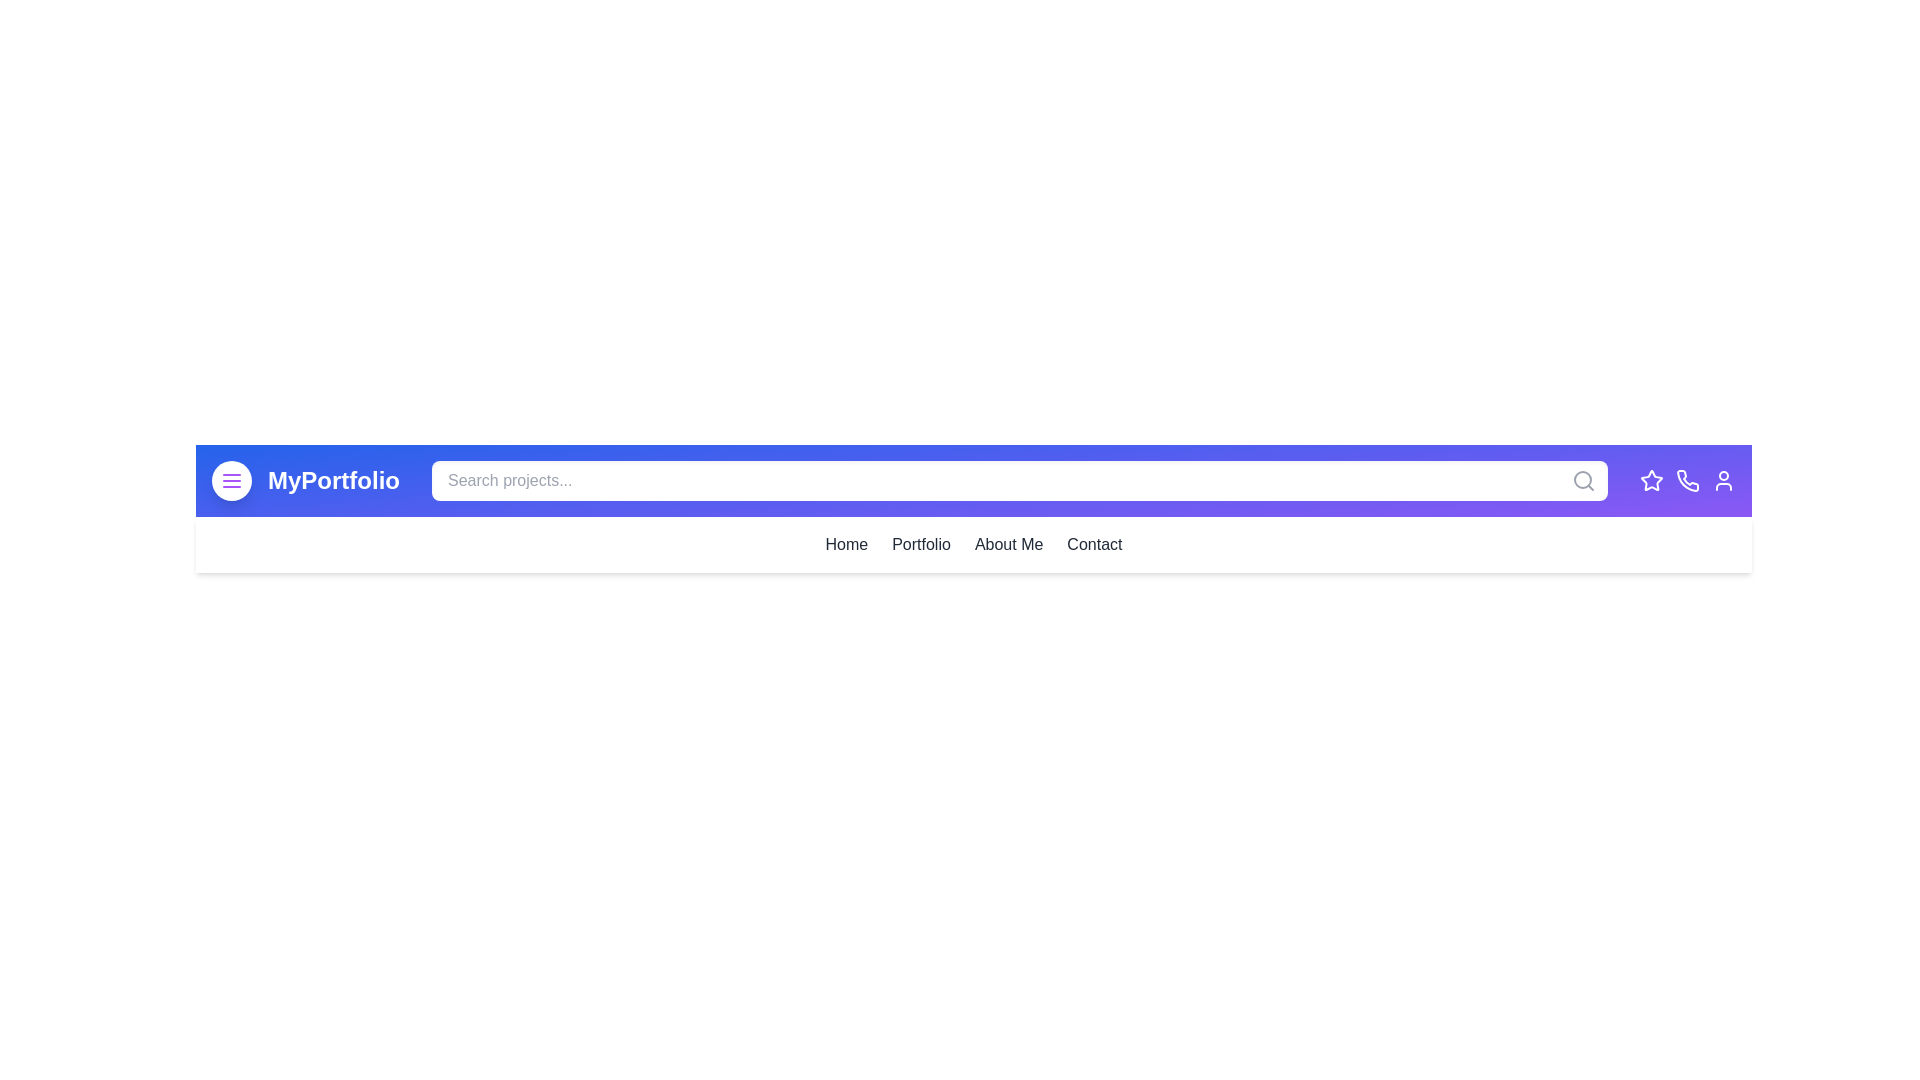 Image resolution: width=1920 pixels, height=1080 pixels. Describe the element at coordinates (1008, 544) in the screenshot. I see `the 'About Me' navigation link` at that location.